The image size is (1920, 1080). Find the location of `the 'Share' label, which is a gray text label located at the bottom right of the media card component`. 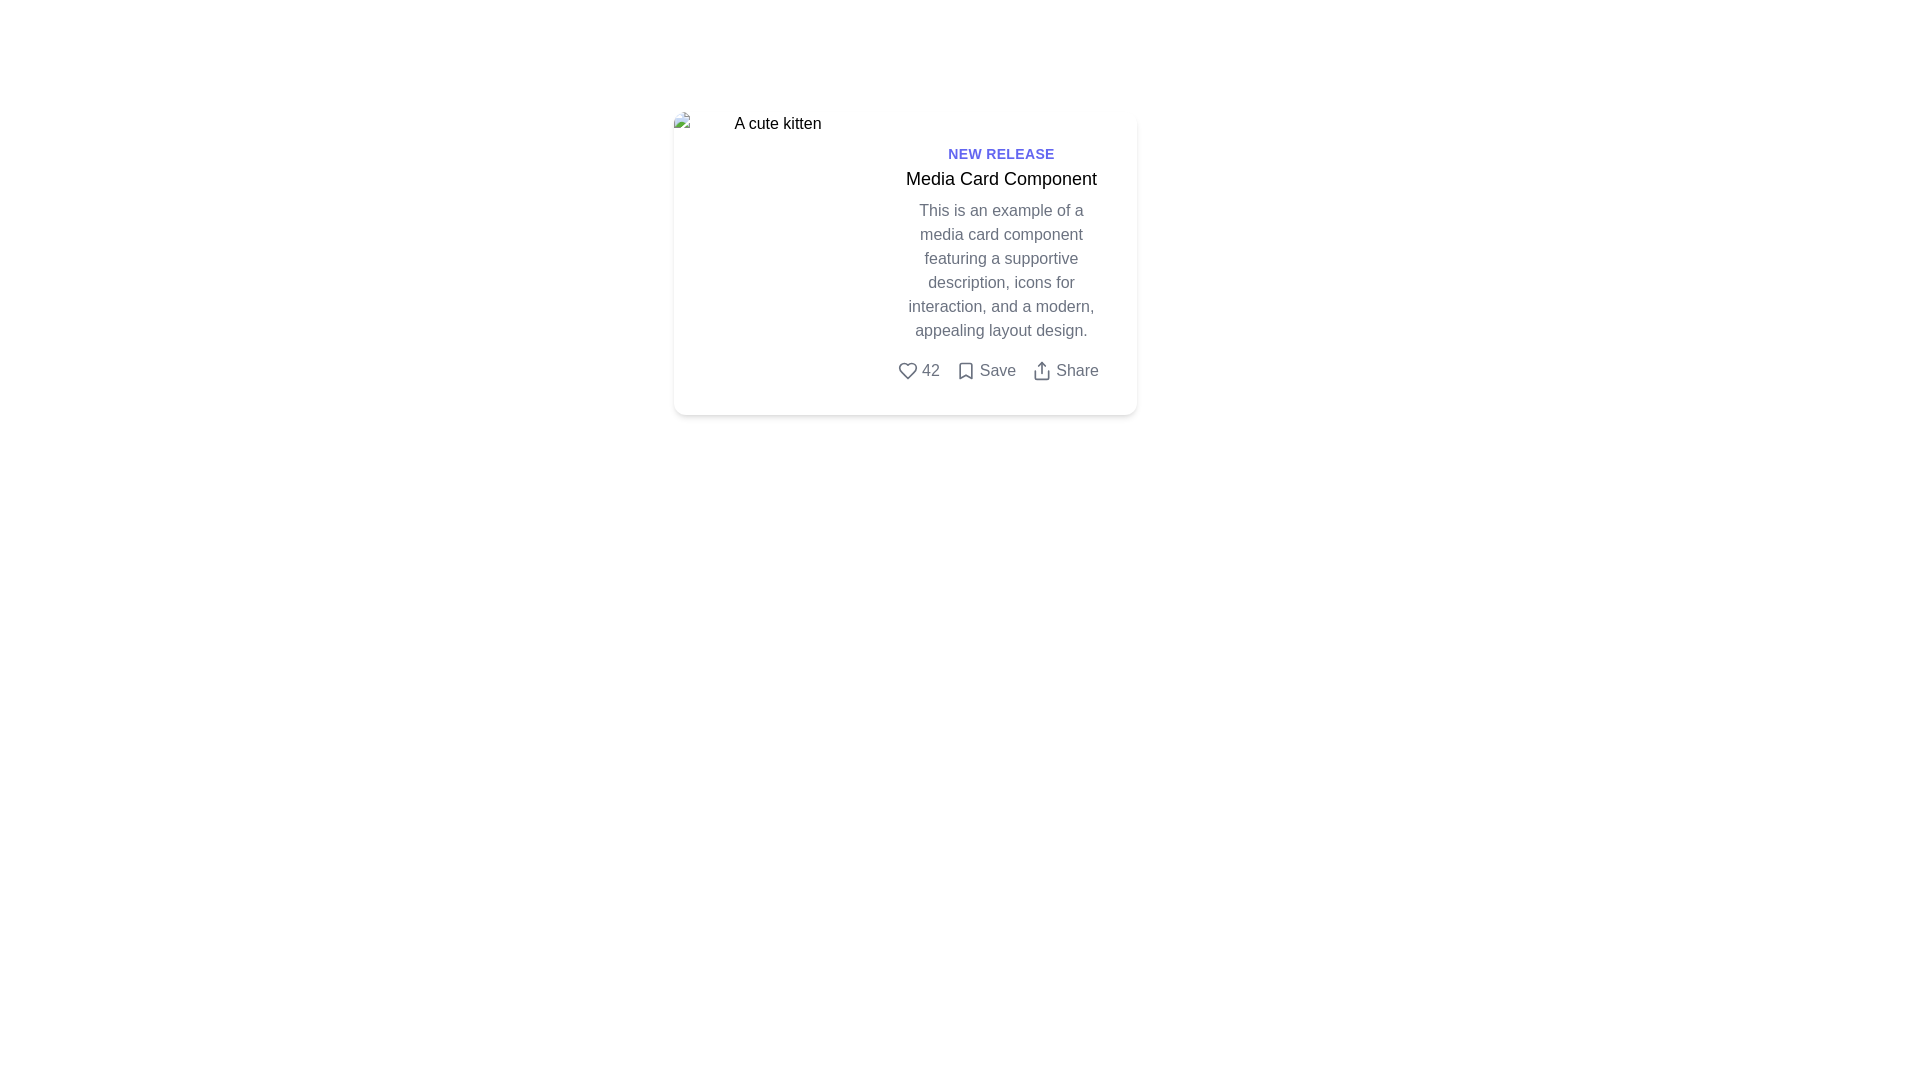

the 'Share' label, which is a gray text label located at the bottom right of the media card component is located at coordinates (1076, 370).